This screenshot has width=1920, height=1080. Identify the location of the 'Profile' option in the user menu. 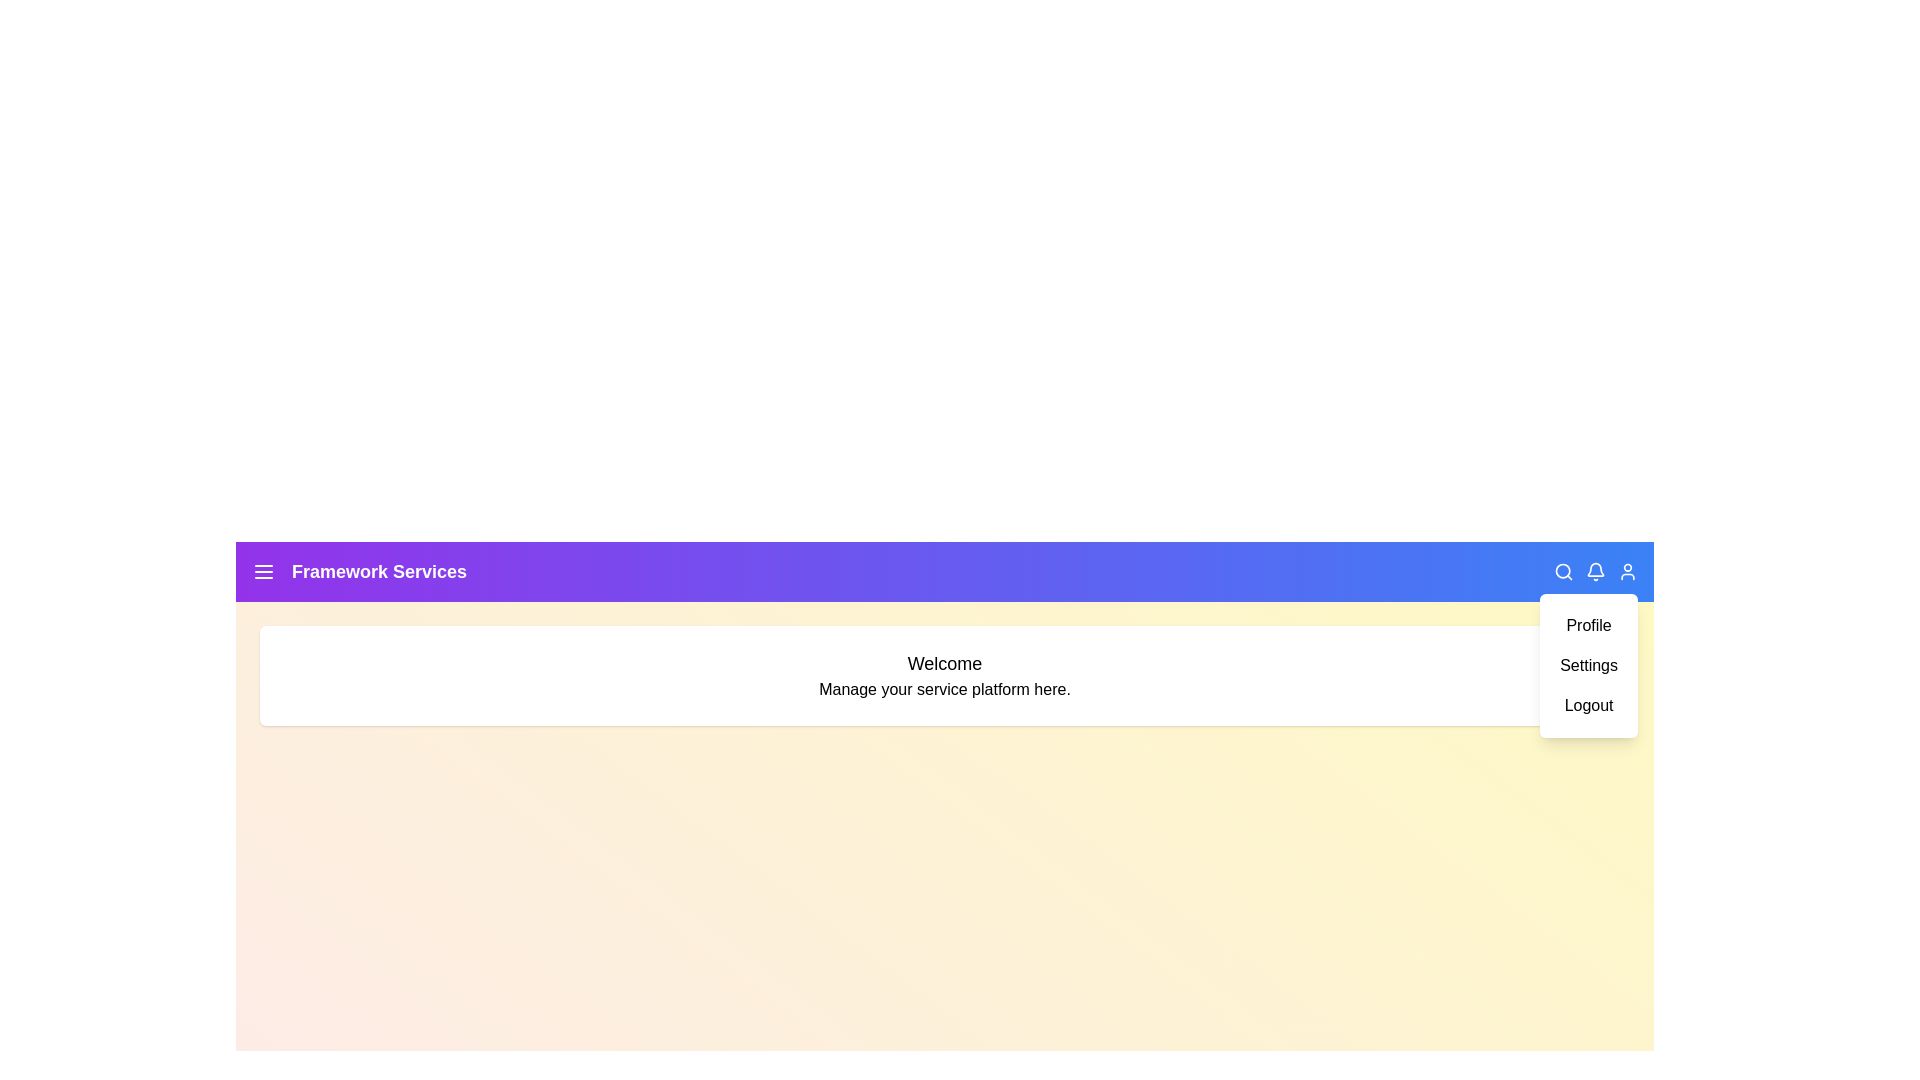
(1587, 624).